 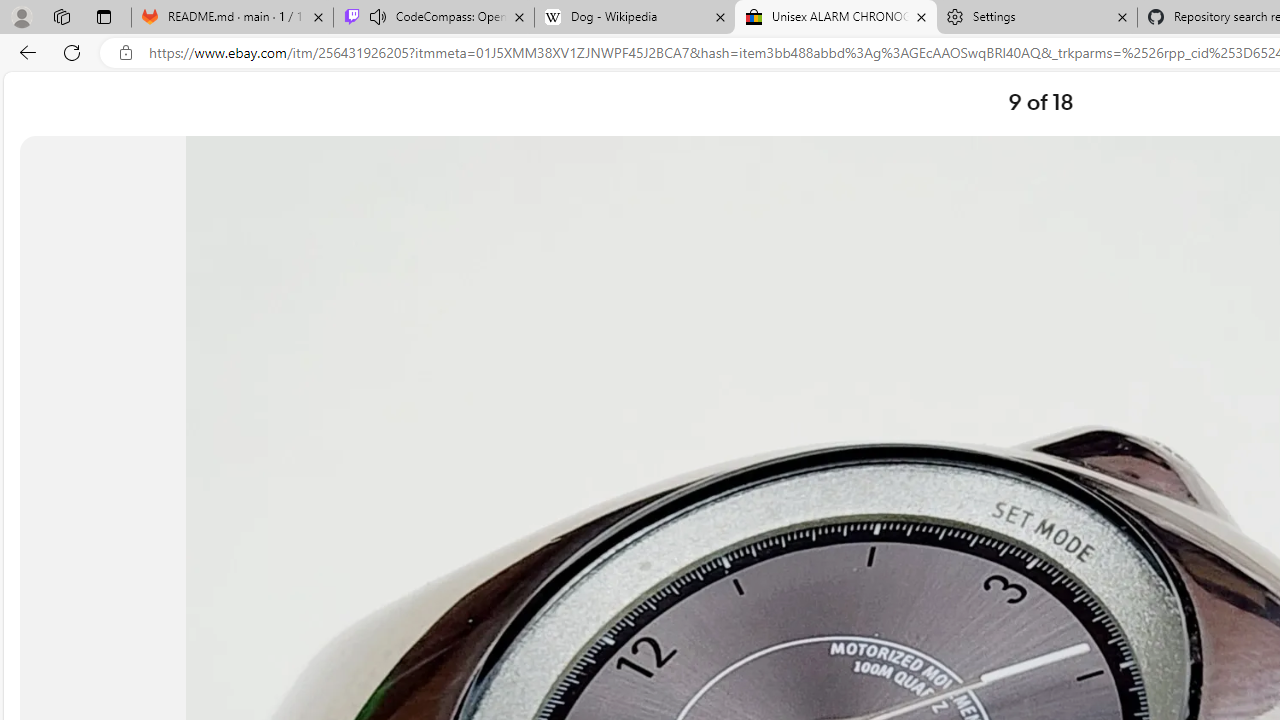 What do you see at coordinates (72, 51) in the screenshot?
I see `'Refresh'` at bounding box center [72, 51].